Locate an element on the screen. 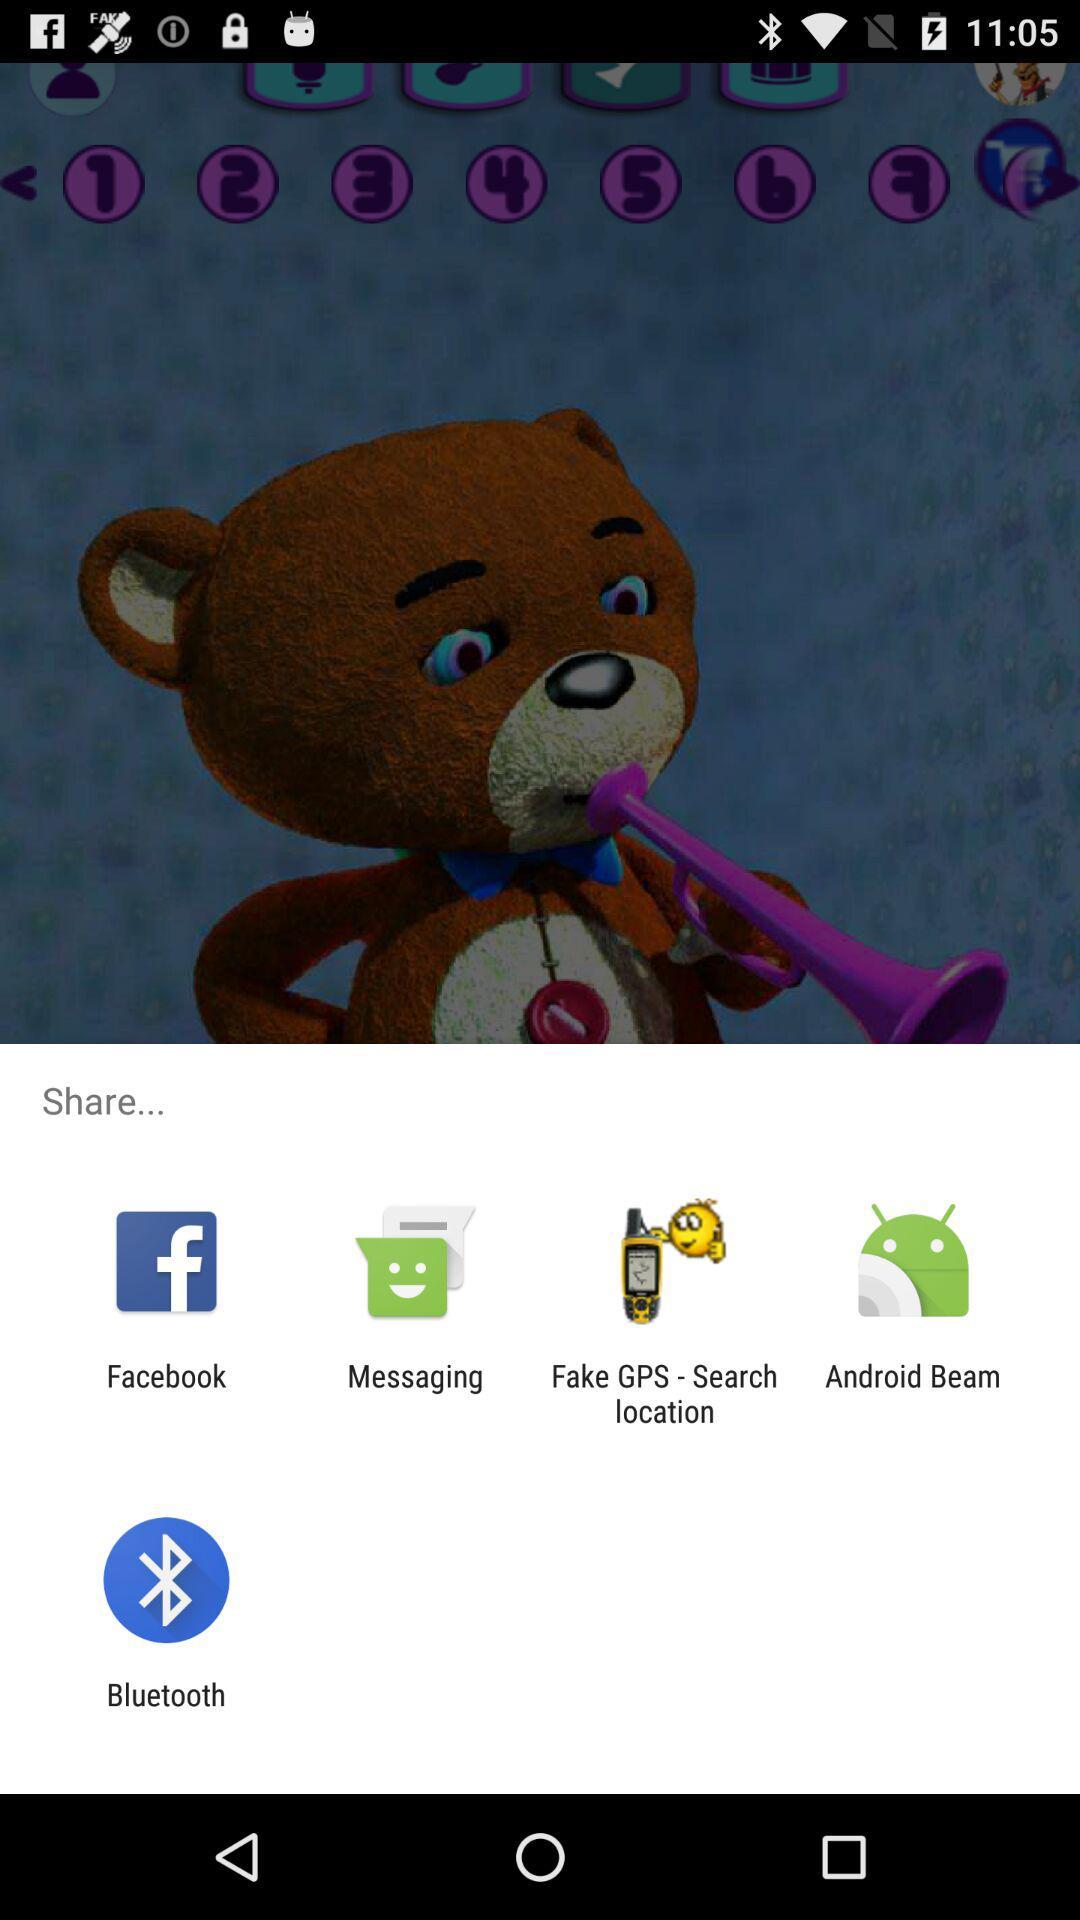 Image resolution: width=1080 pixels, height=1920 pixels. the icon next to the facebook is located at coordinates (414, 1392).